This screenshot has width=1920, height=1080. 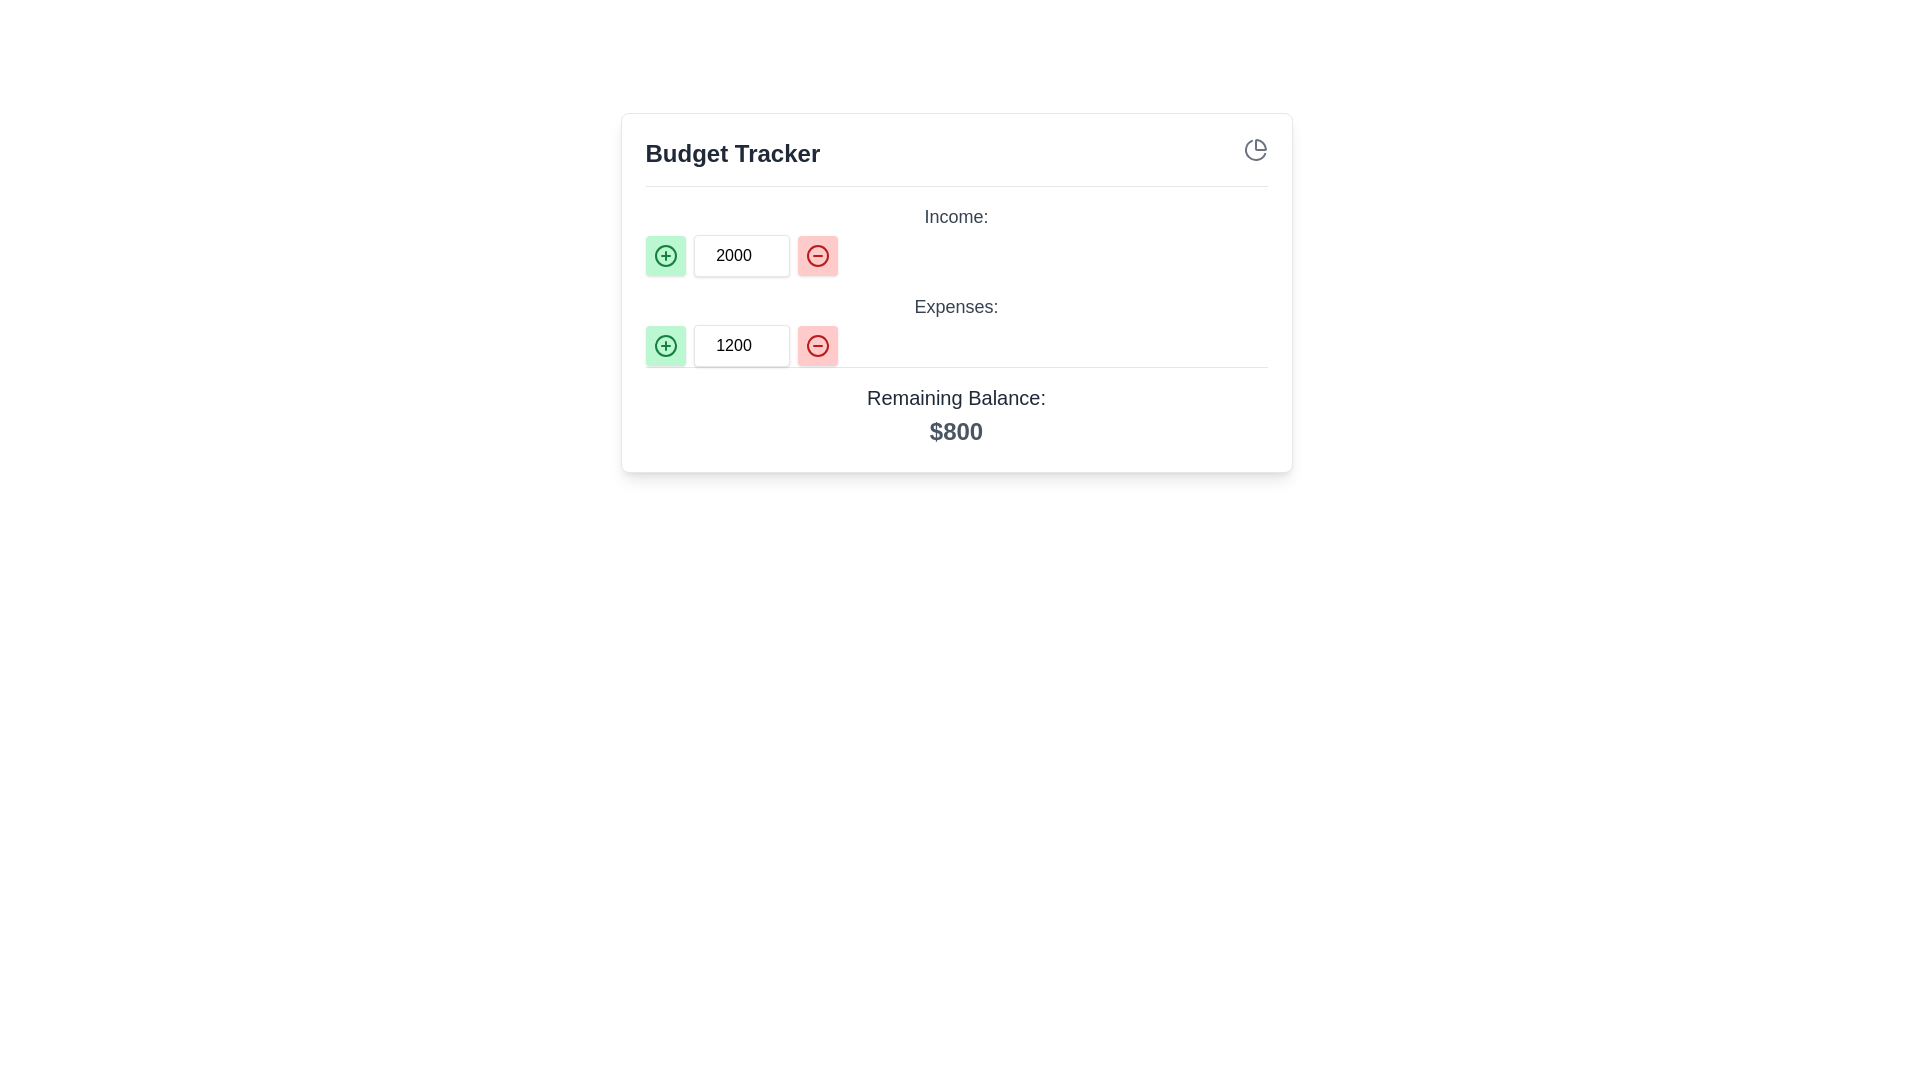 What do you see at coordinates (817, 345) in the screenshot?
I see `the second 'remove' button located within the red-colored controls in the expense tracking interface` at bounding box center [817, 345].